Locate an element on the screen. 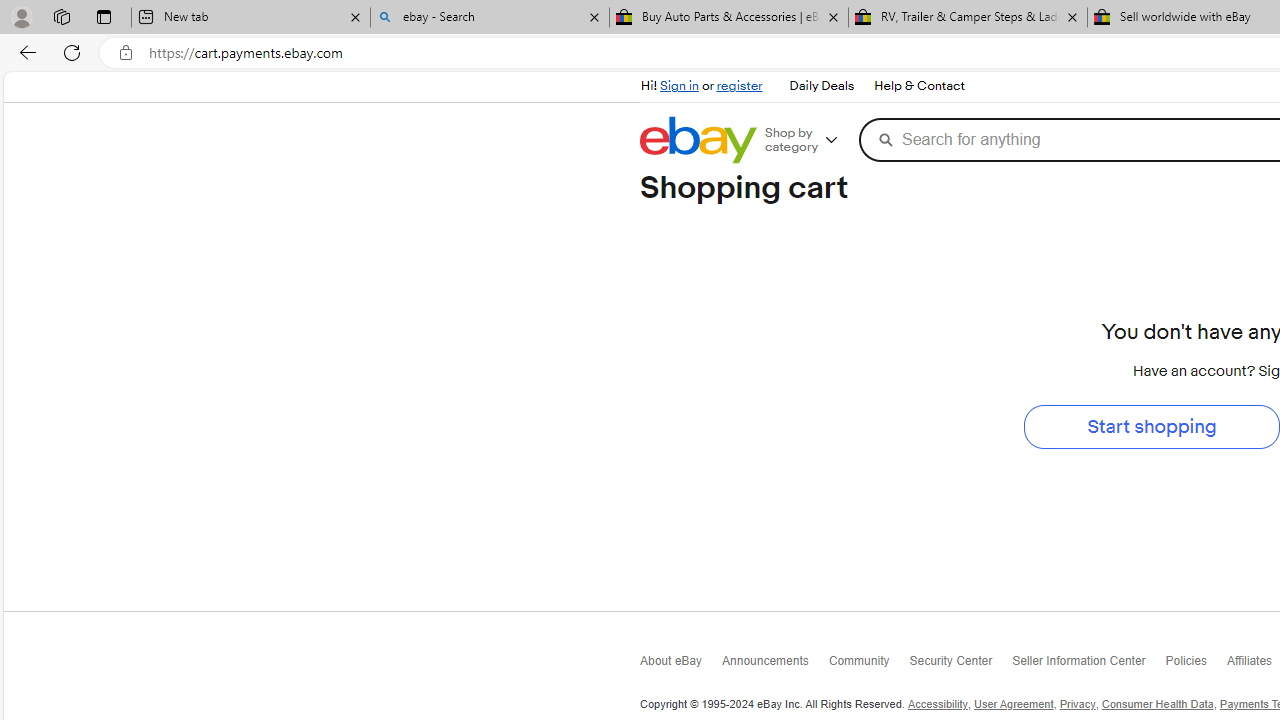  'Buy Auto Parts & Accessories | eBay' is located at coordinates (728, 17).